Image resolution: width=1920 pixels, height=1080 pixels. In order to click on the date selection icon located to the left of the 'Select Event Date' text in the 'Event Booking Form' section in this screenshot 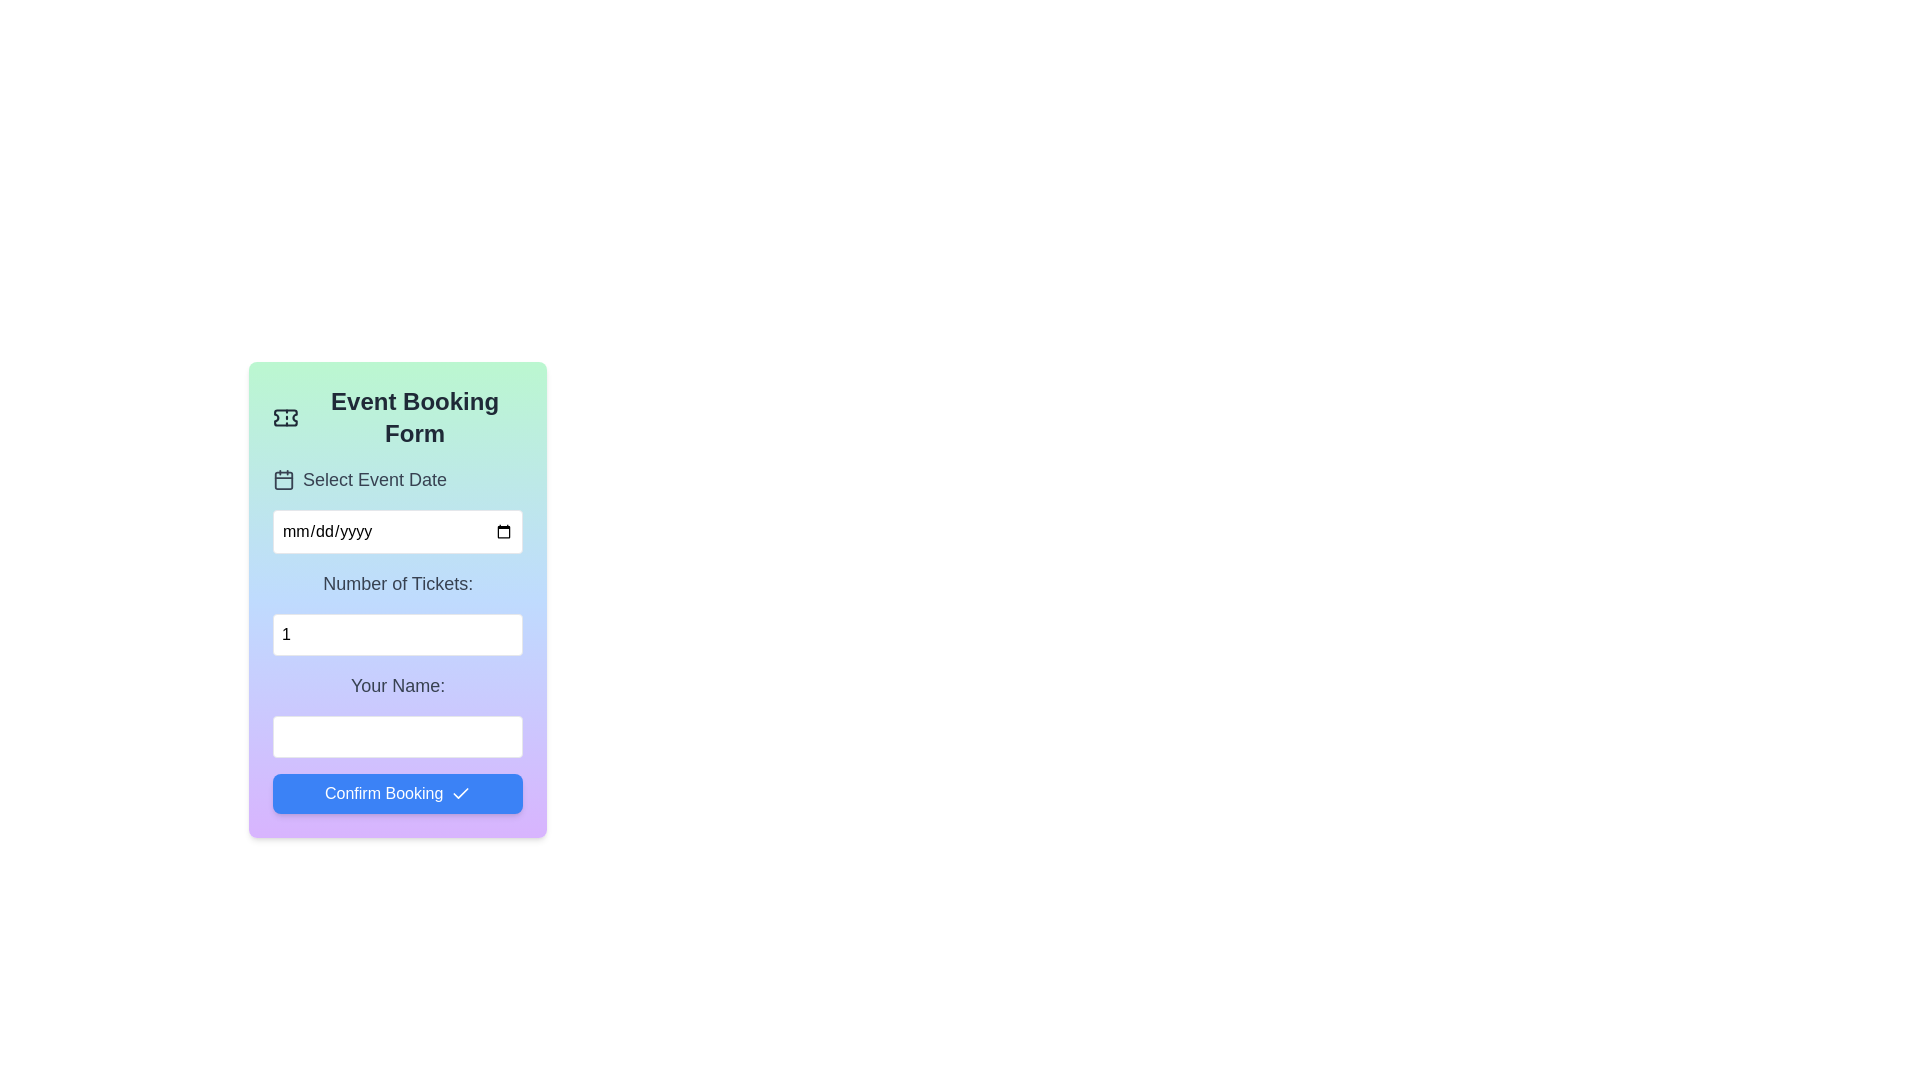, I will do `click(282, 479)`.